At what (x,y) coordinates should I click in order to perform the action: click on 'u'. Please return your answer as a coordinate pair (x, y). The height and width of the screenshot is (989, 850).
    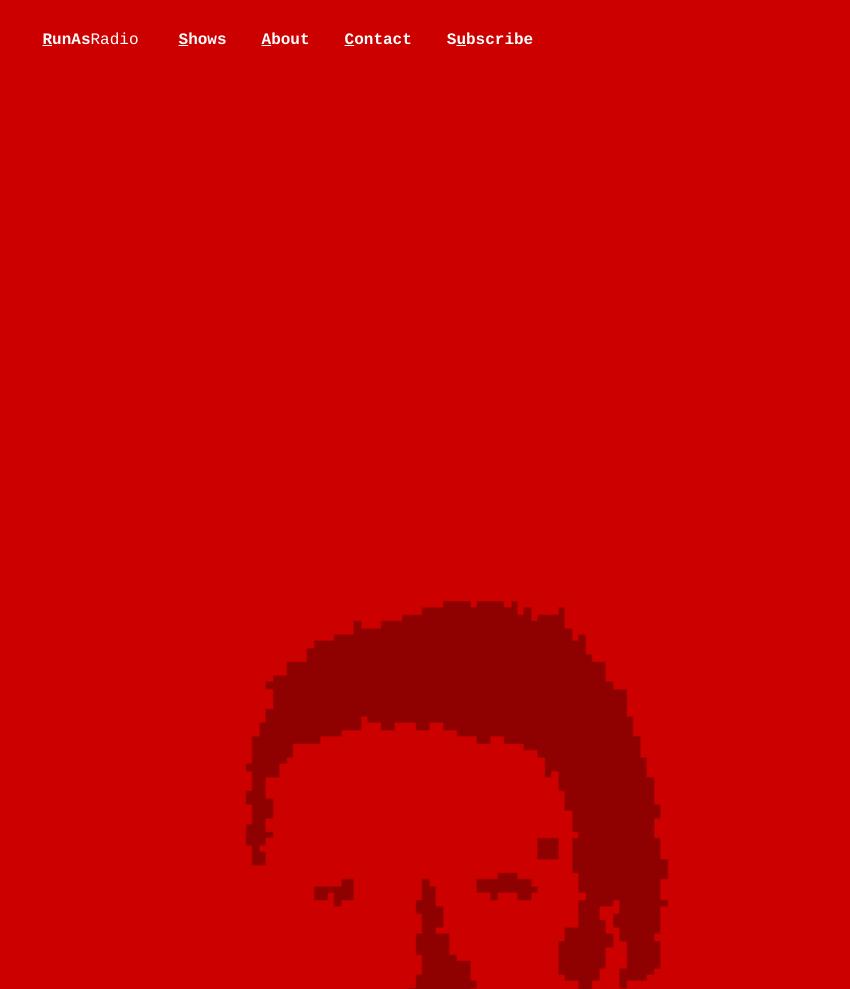
    Looking at the image, I should click on (460, 38).